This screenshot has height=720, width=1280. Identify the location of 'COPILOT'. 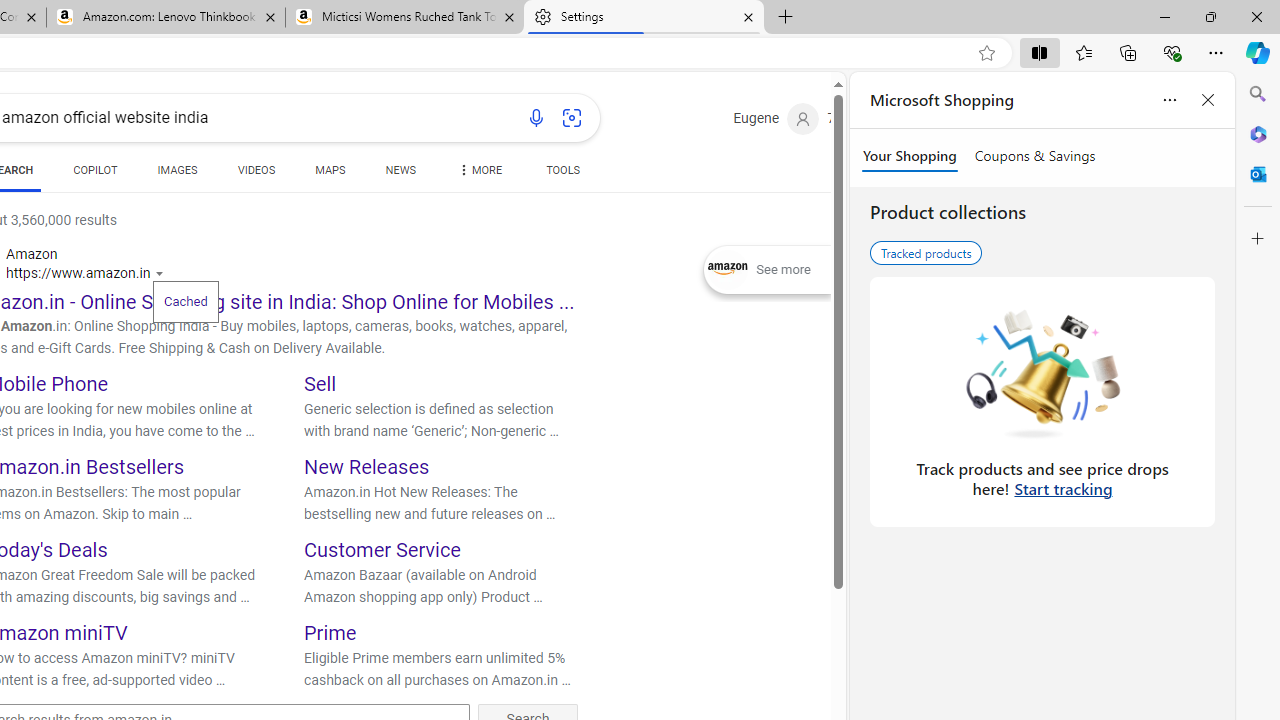
(94, 170).